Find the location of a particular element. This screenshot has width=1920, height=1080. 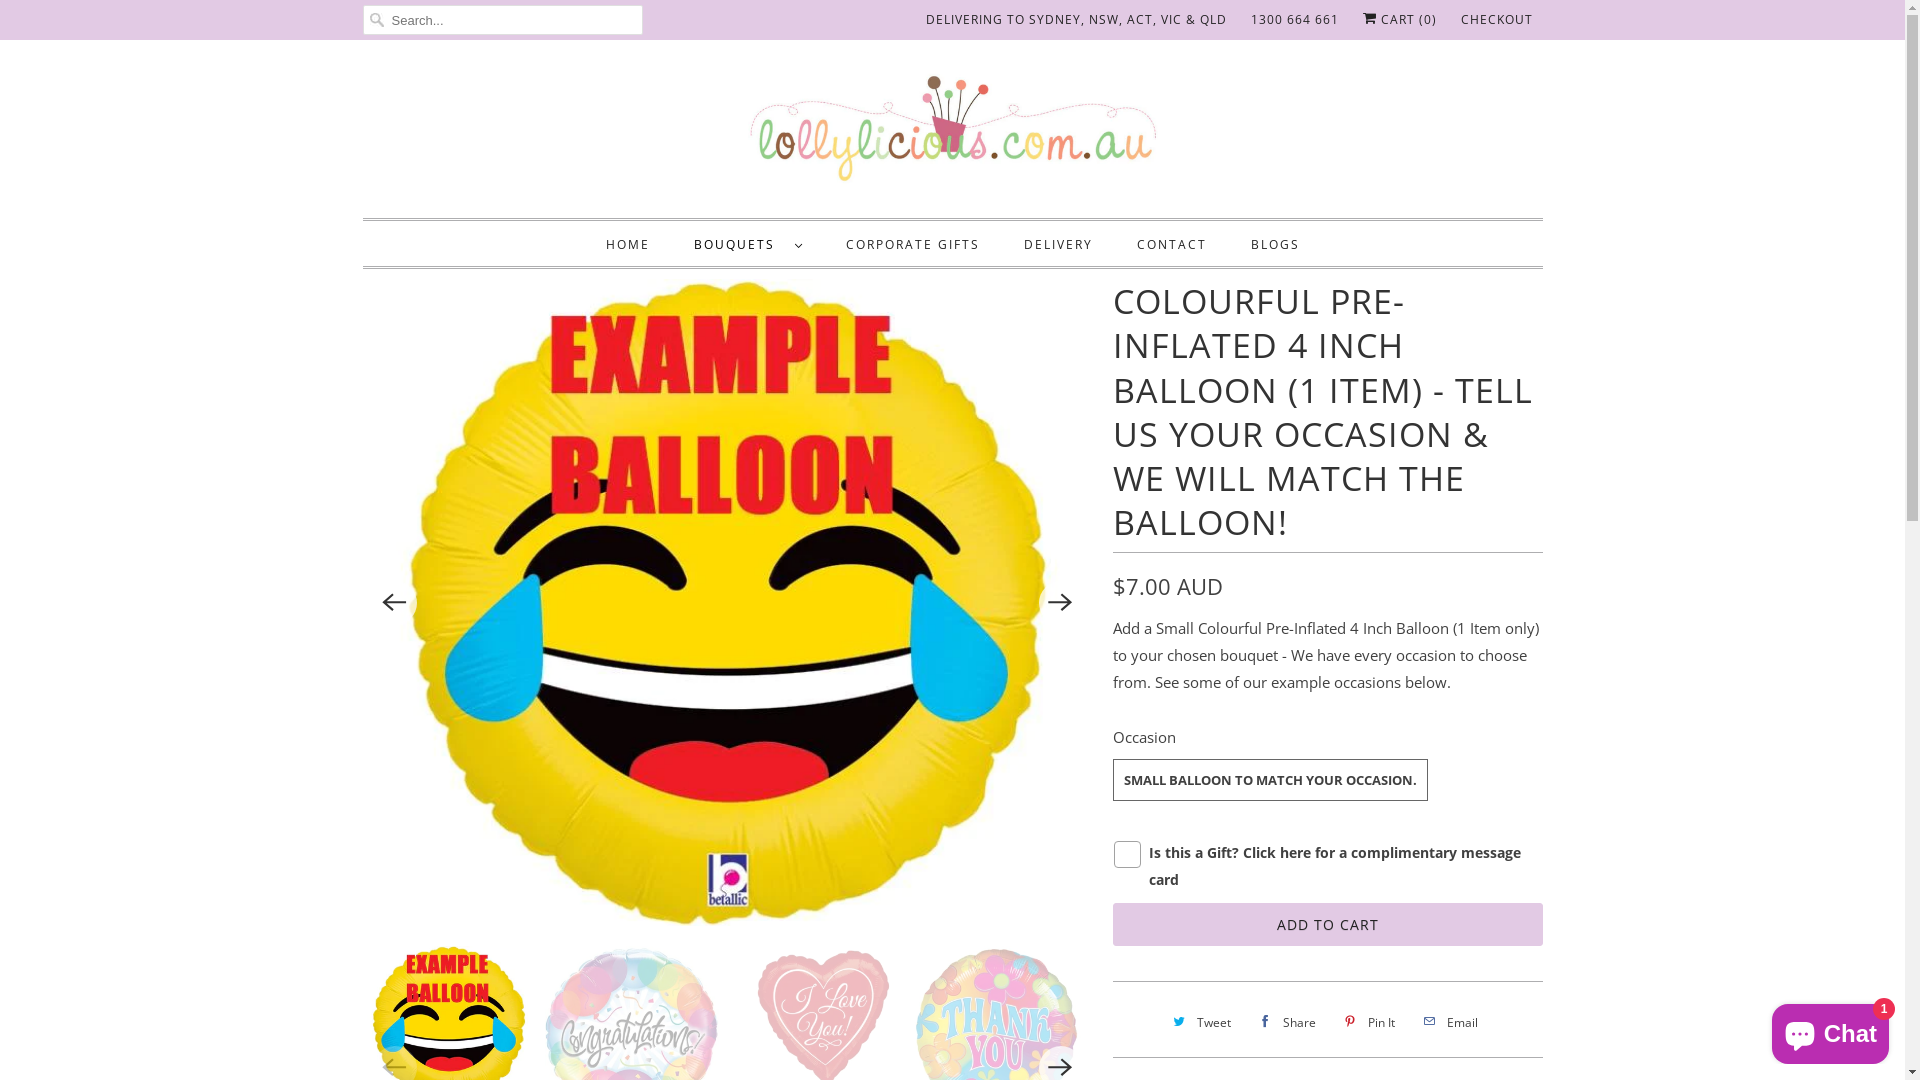

'Lollylicious.com.au' is located at coordinates (950, 134).